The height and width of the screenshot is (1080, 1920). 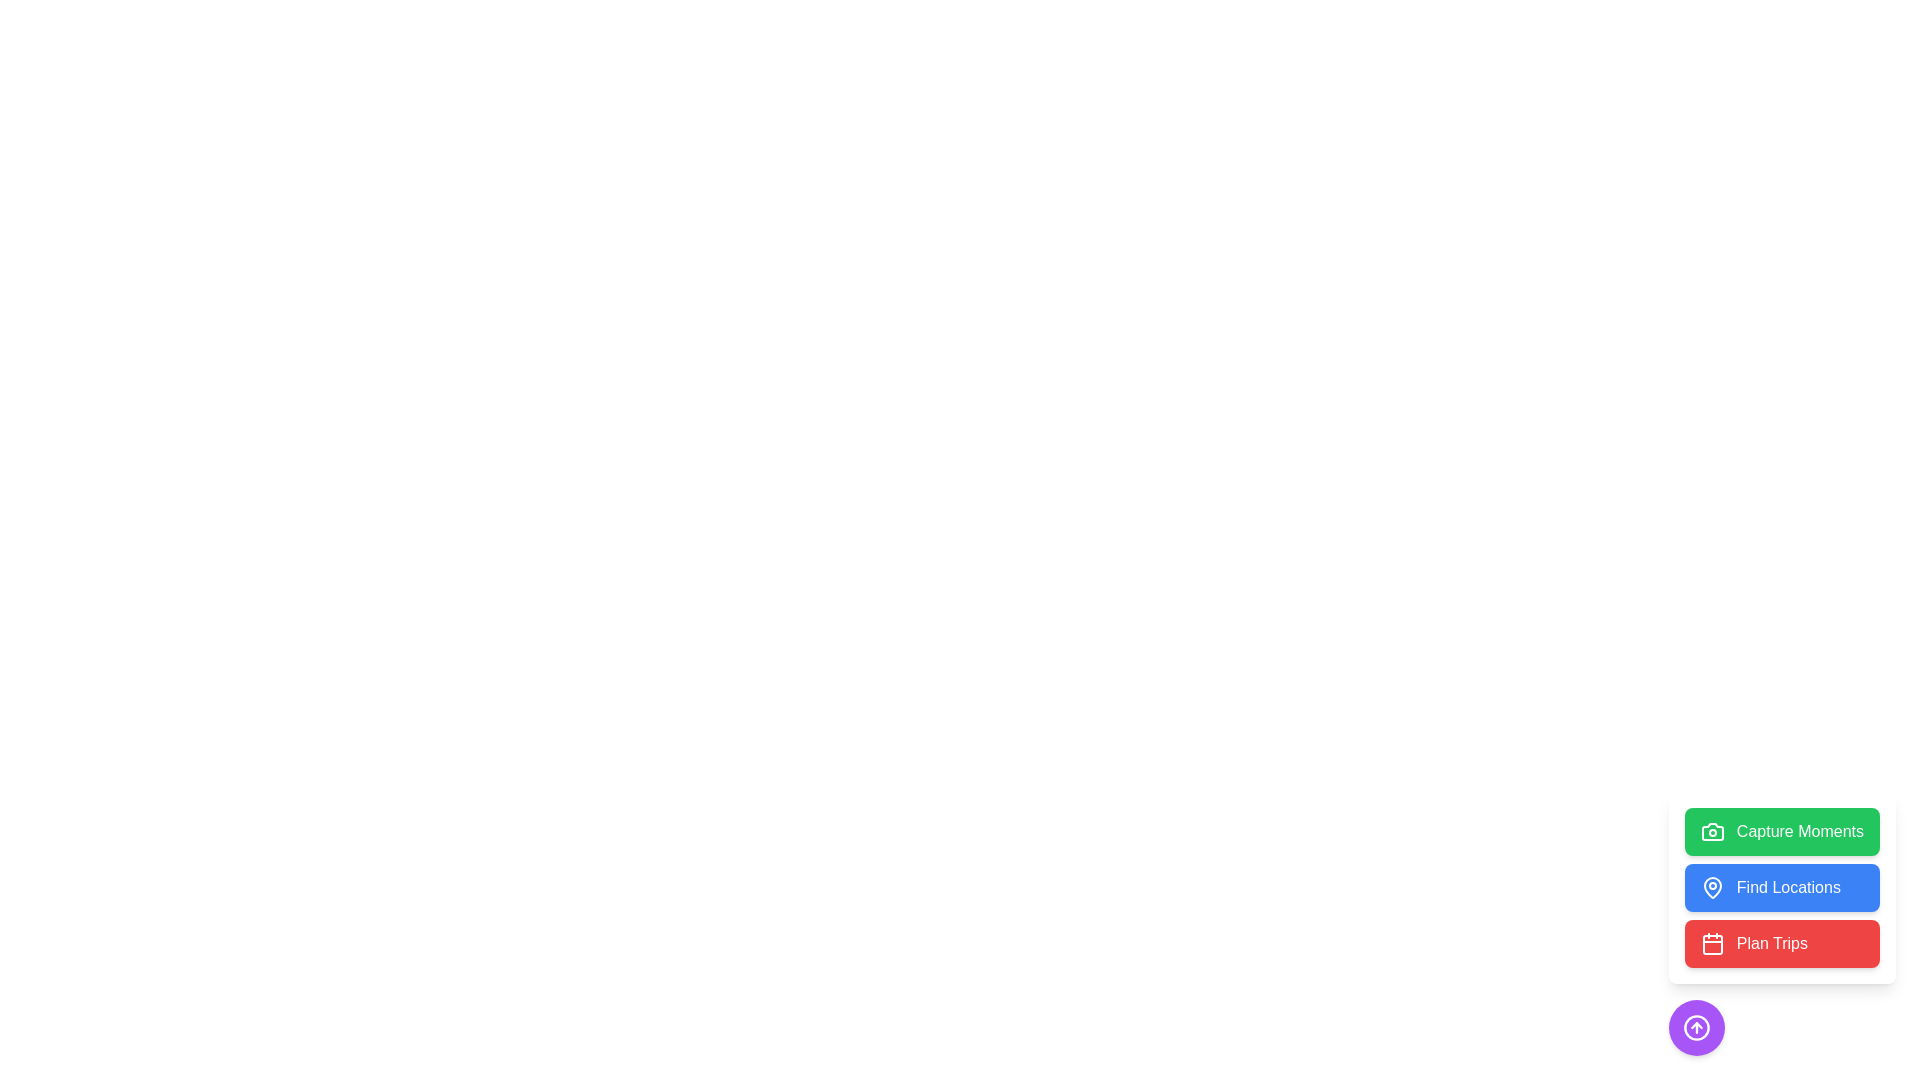 I want to click on the 'Plan Trips' button to open the trip planning interface, so click(x=1781, y=944).